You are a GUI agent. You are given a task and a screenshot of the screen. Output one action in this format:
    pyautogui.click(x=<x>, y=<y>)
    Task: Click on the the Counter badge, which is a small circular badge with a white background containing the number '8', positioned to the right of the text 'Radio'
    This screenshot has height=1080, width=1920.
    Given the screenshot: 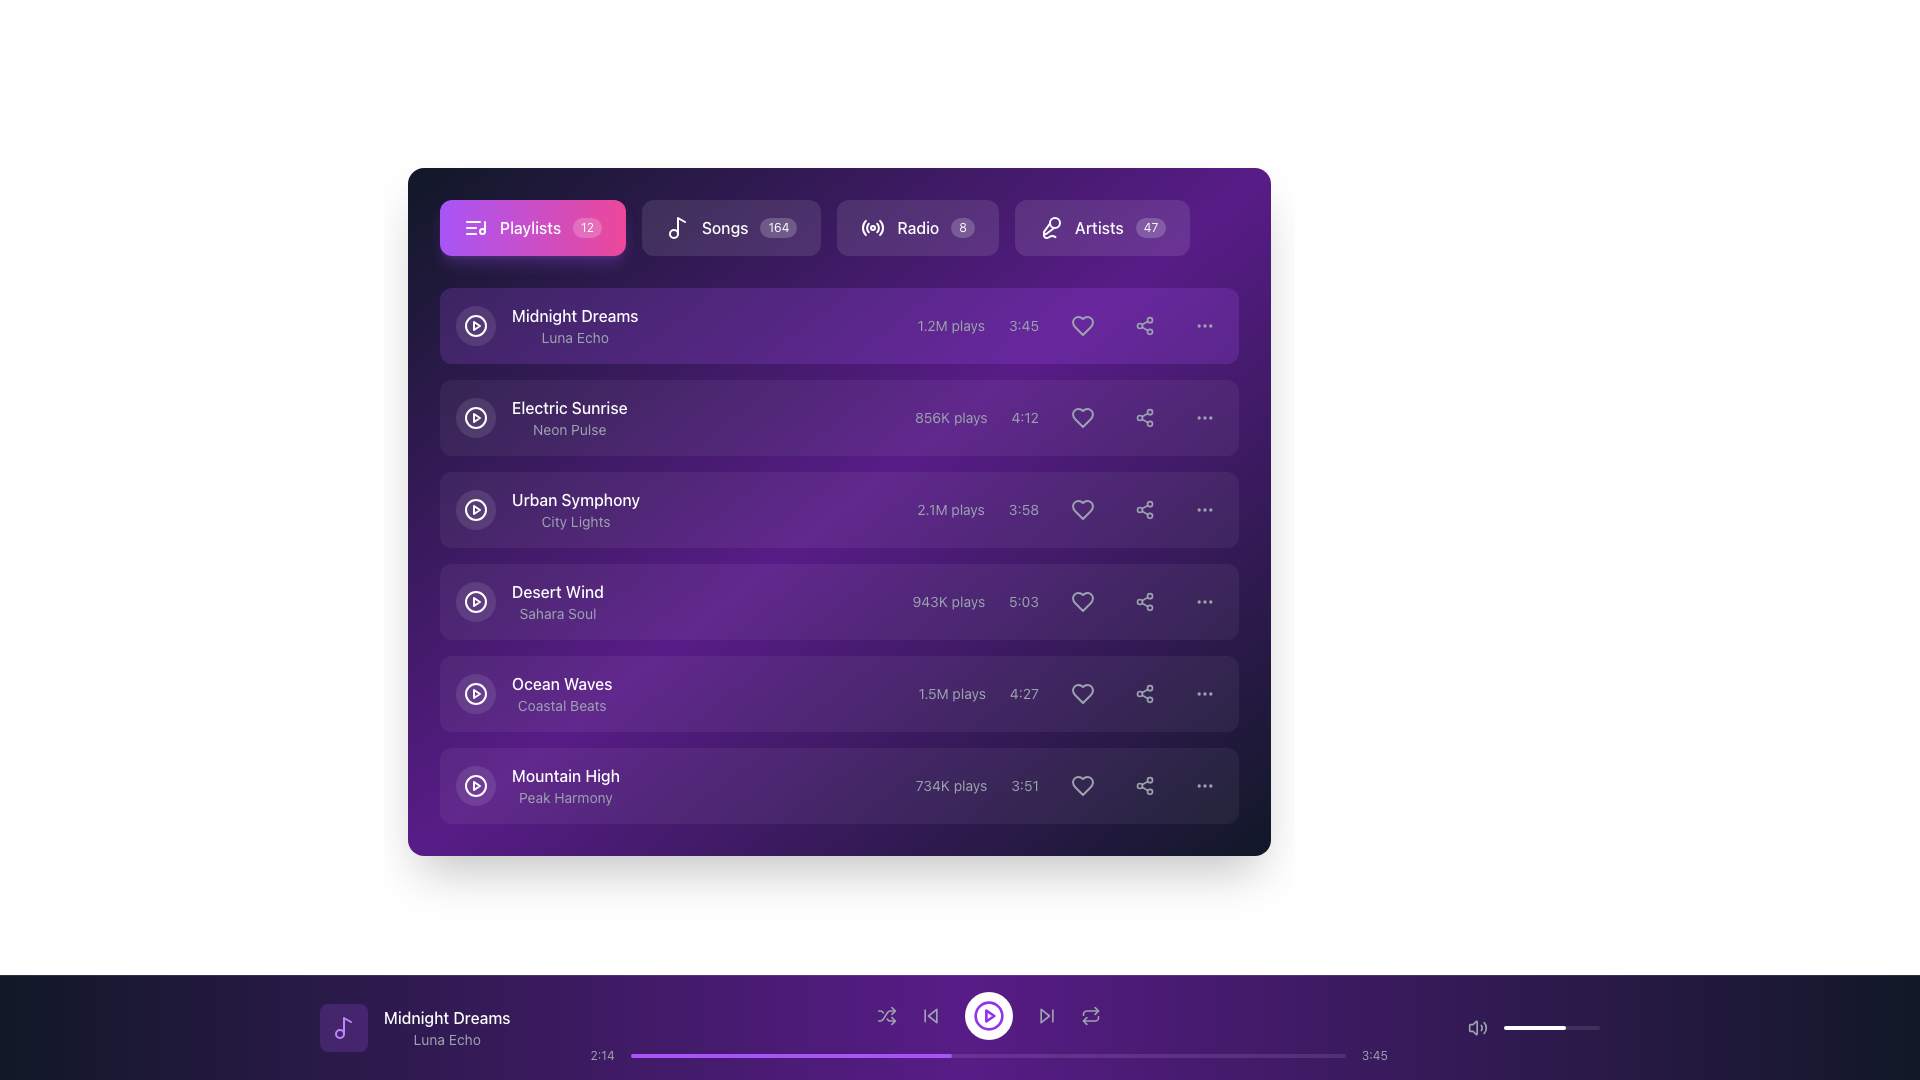 What is the action you would take?
    pyautogui.click(x=963, y=226)
    